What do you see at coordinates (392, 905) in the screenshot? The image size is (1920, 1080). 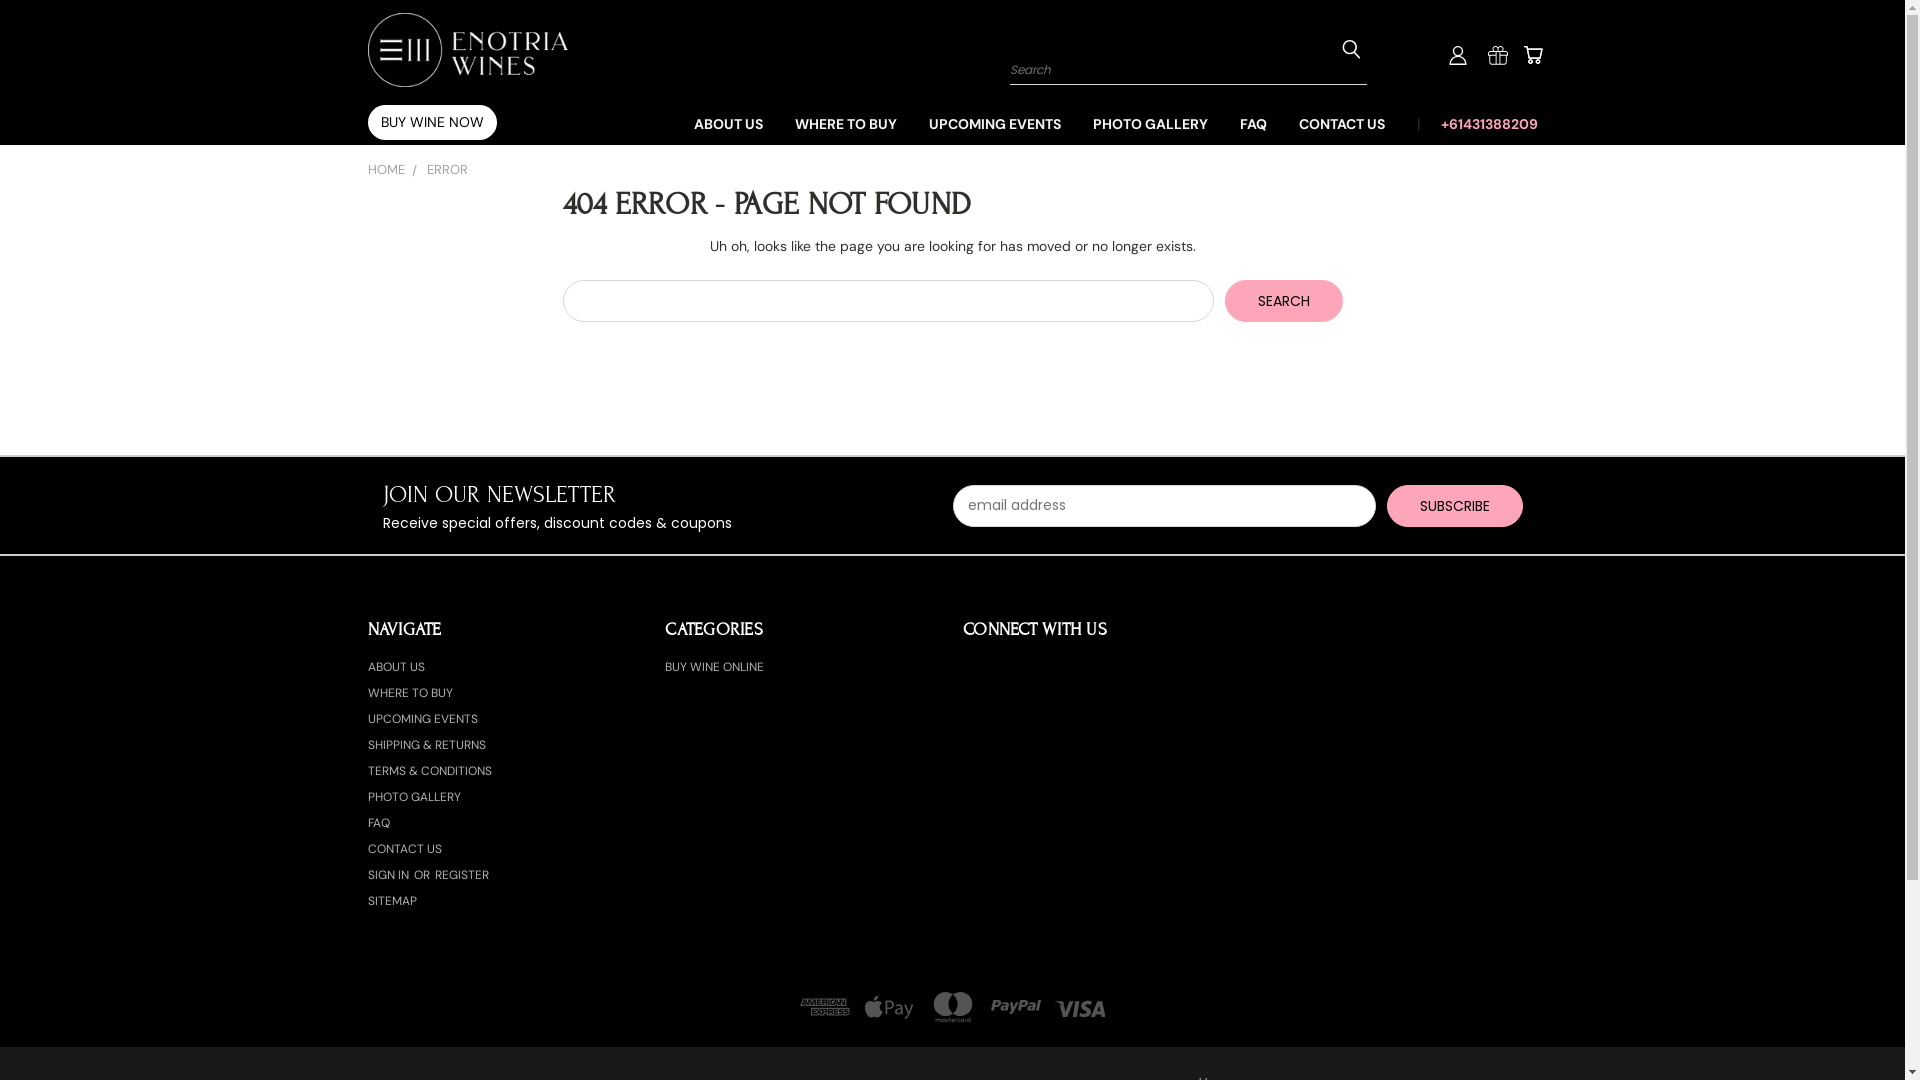 I see `'SITEMAP'` at bounding box center [392, 905].